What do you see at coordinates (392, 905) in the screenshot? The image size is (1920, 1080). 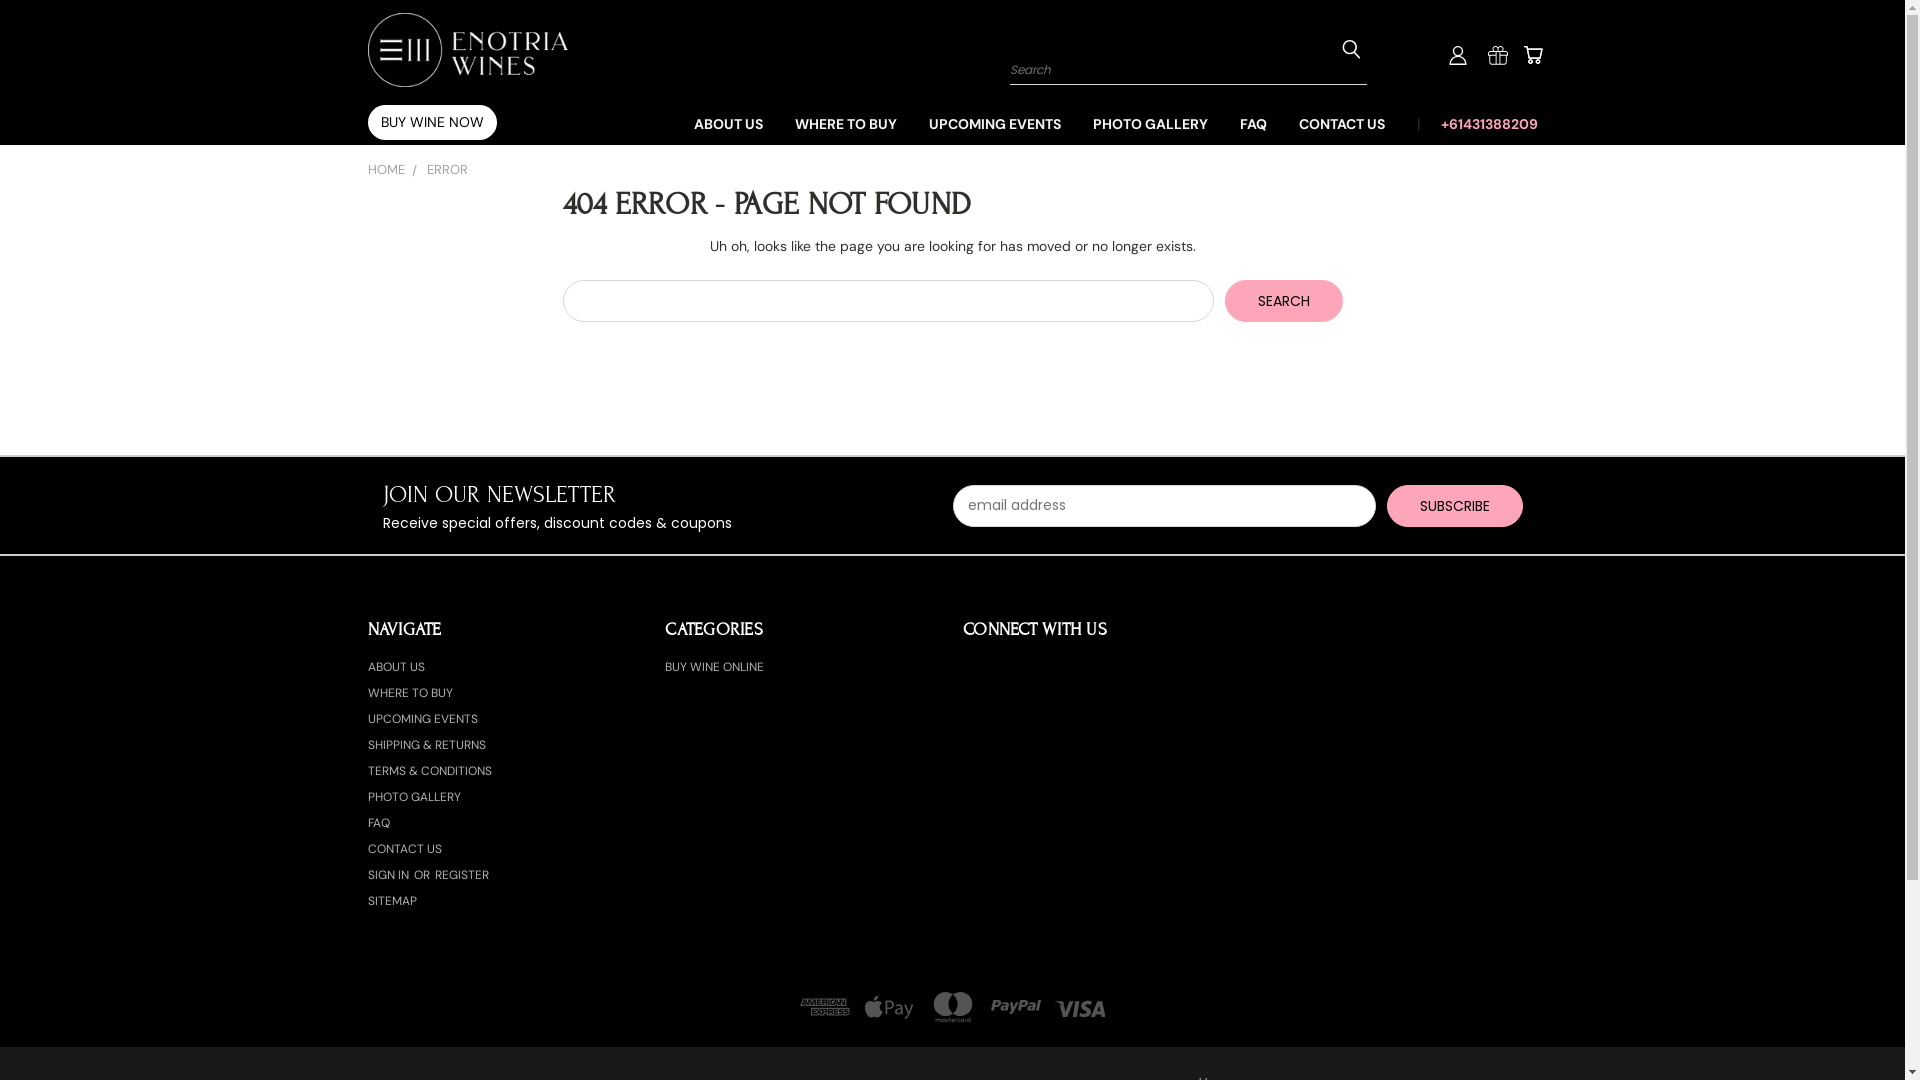 I see `'SITEMAP'` at bounding box center [392, 905].